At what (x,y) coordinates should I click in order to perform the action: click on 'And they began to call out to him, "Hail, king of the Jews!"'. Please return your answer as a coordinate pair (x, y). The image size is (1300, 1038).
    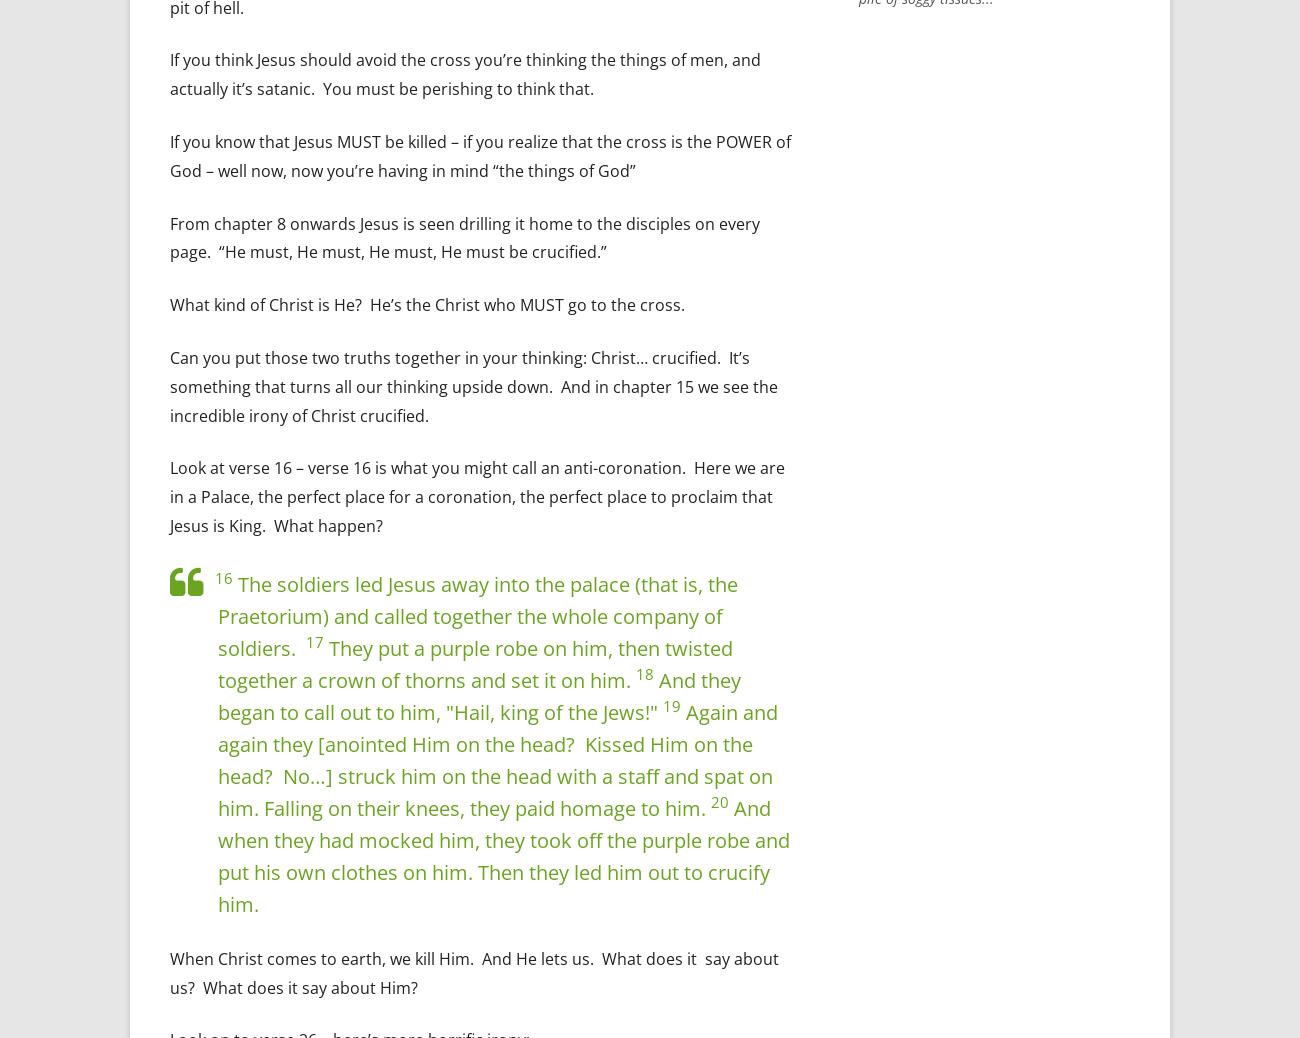
    Looking at the image, I should click on (478, 694).